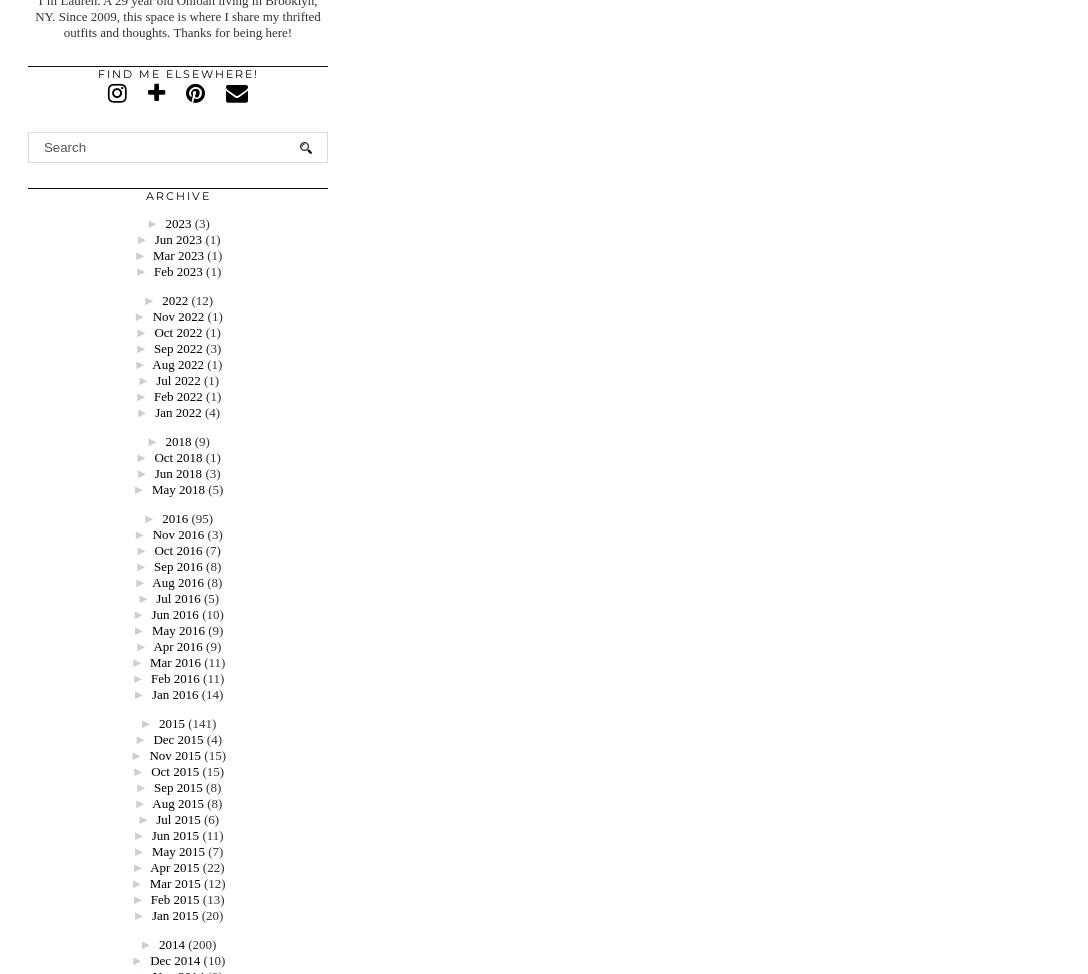  Describe the element at coordinates (176, 254) in the screenshot. I see `'Mar 2023'` at that location.